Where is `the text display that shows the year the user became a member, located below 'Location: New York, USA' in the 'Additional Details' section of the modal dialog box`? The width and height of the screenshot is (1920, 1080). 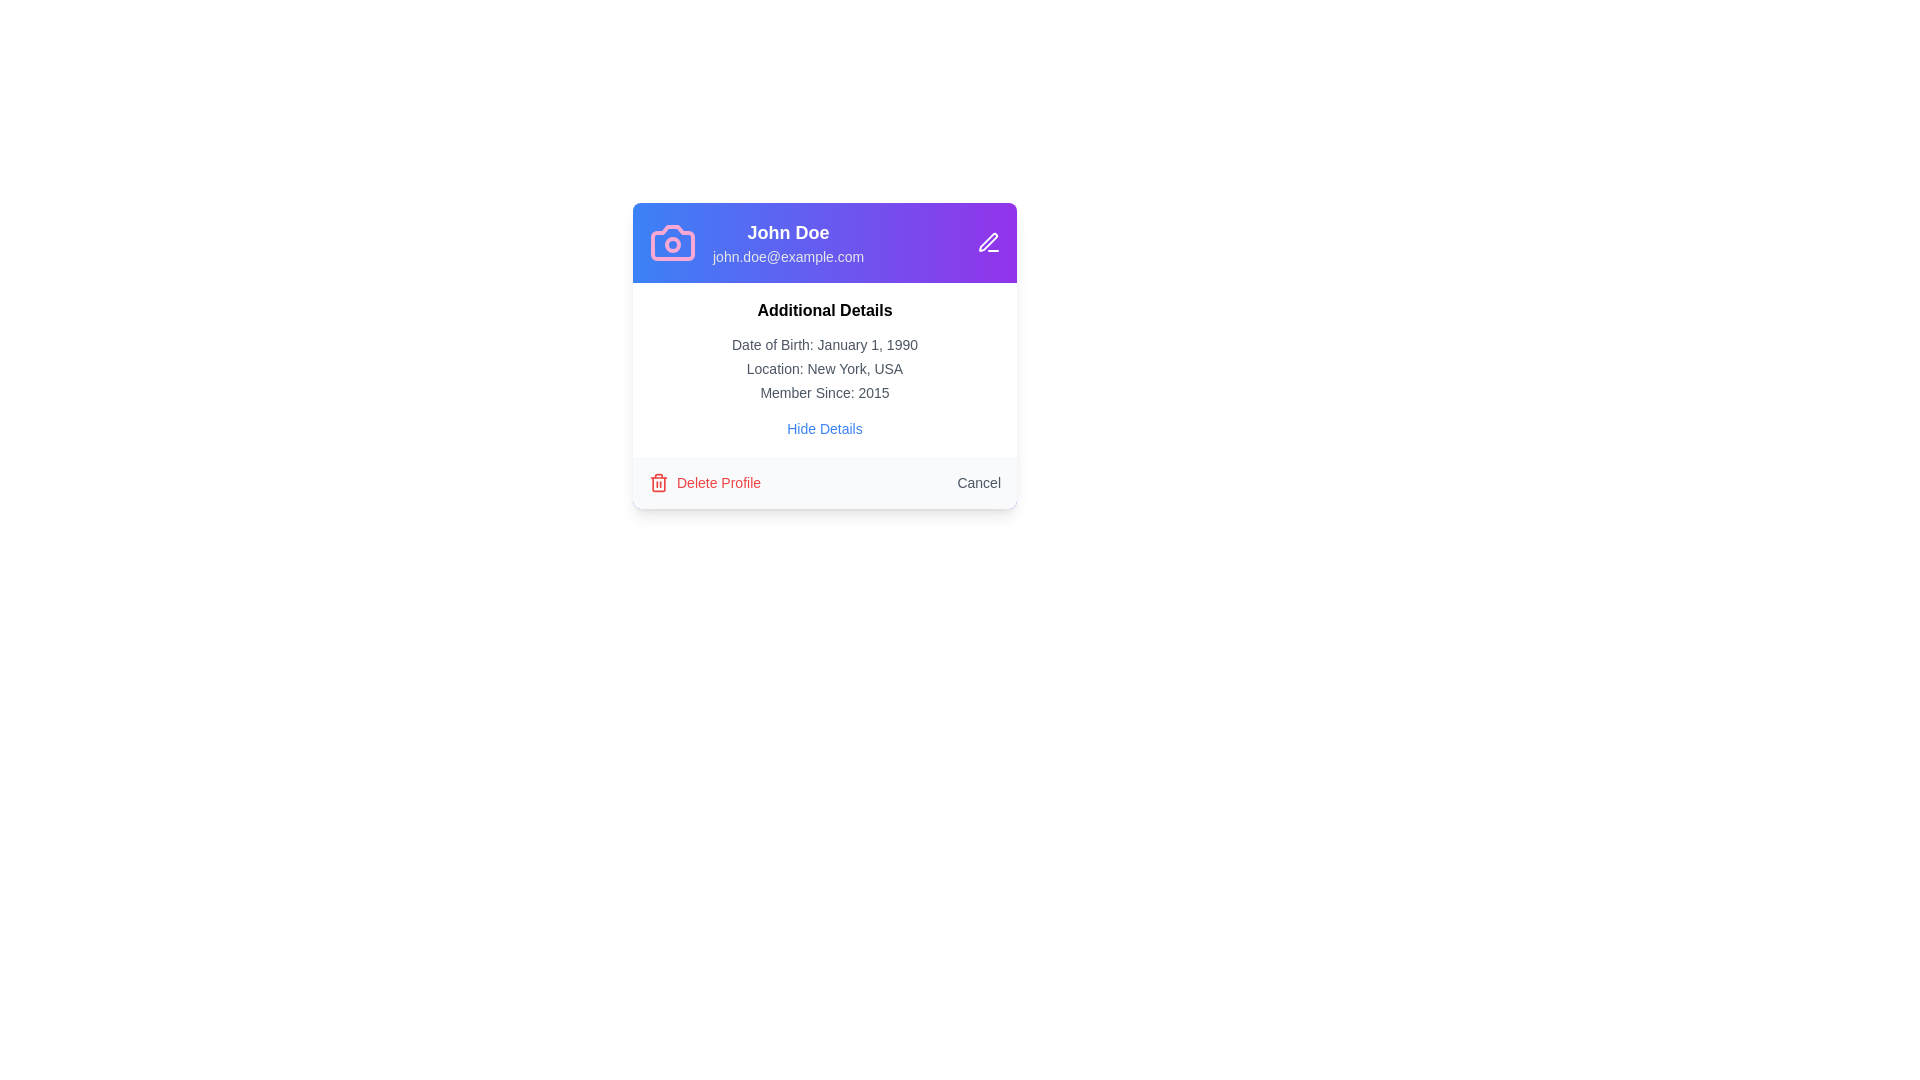
the text display that shows the year the user became a member, located below 'Location: New York, USA' in the 'Additional Details' section of the modal dialog box is located at coordinates (825, 393).